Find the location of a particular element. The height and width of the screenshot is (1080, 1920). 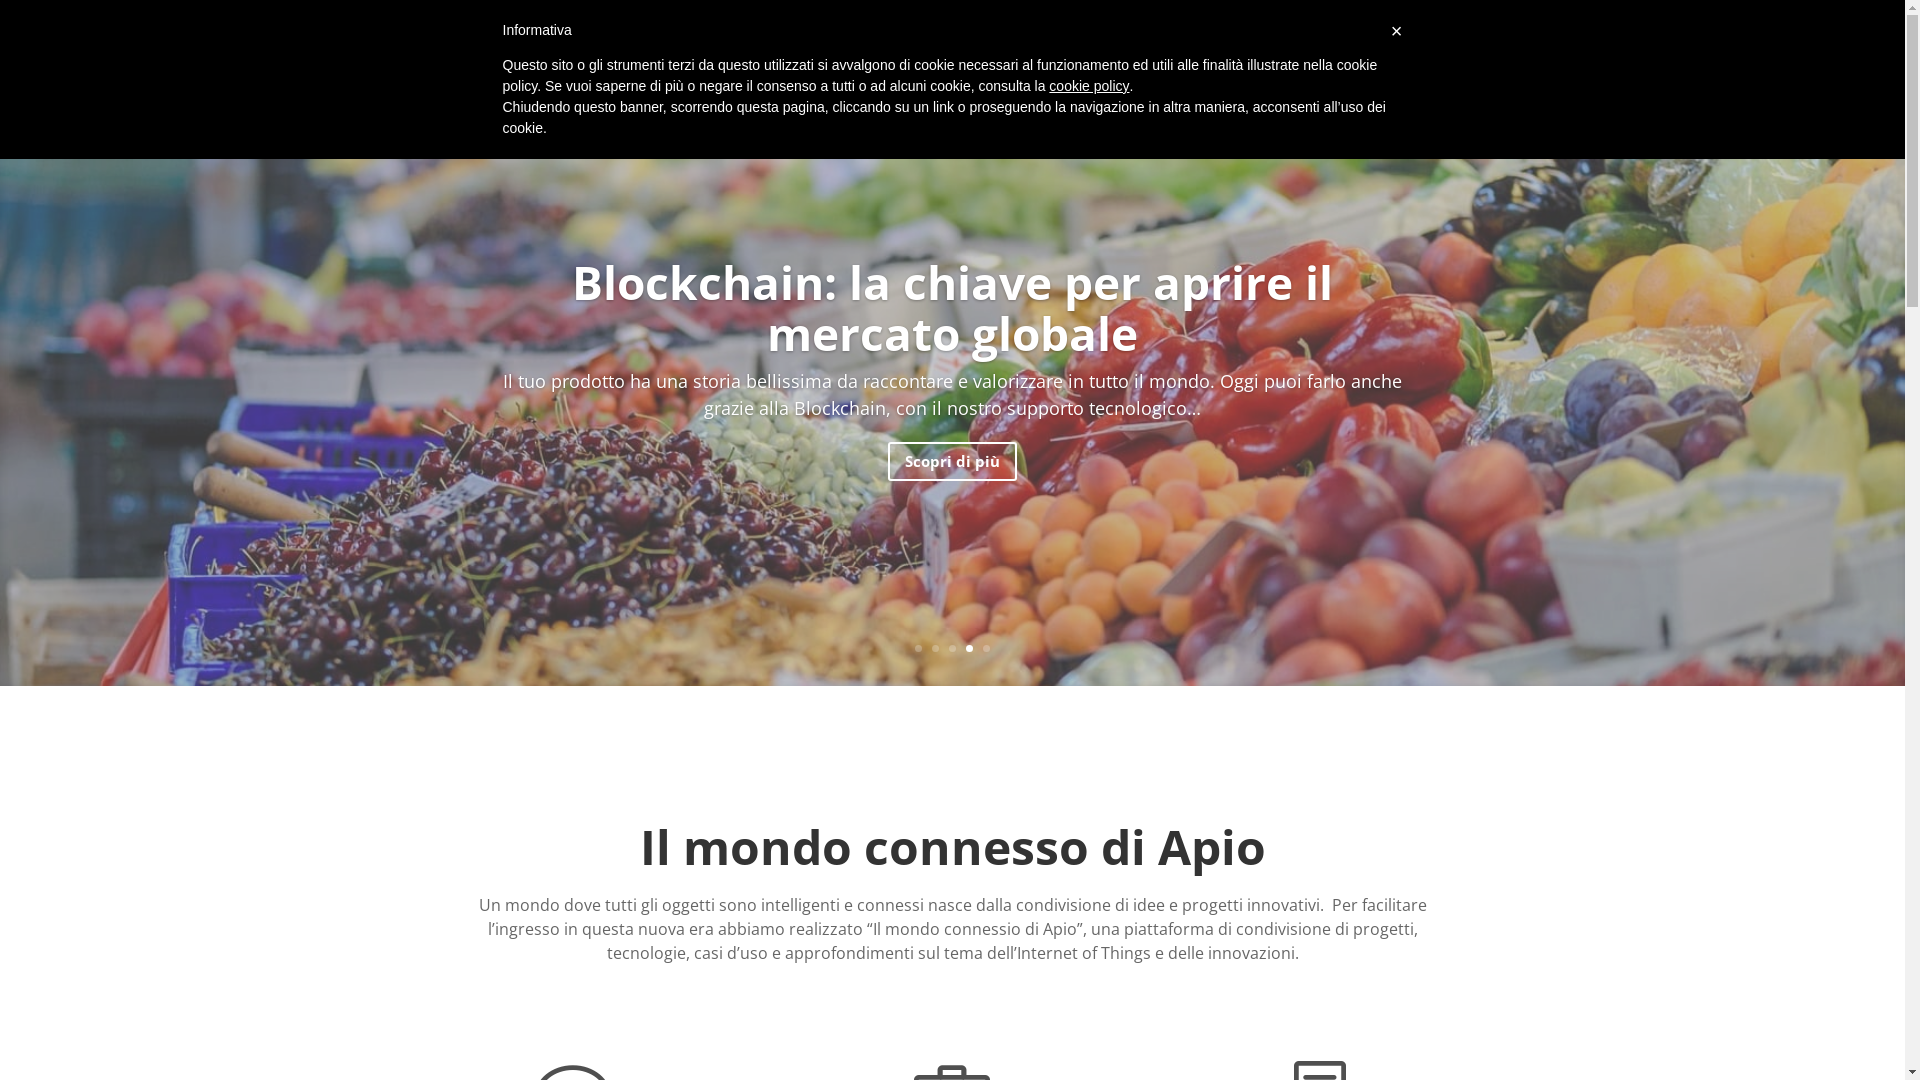

'Blockchain: la chiave per aprire il mercato globale' is located at coordinates (570, 307).